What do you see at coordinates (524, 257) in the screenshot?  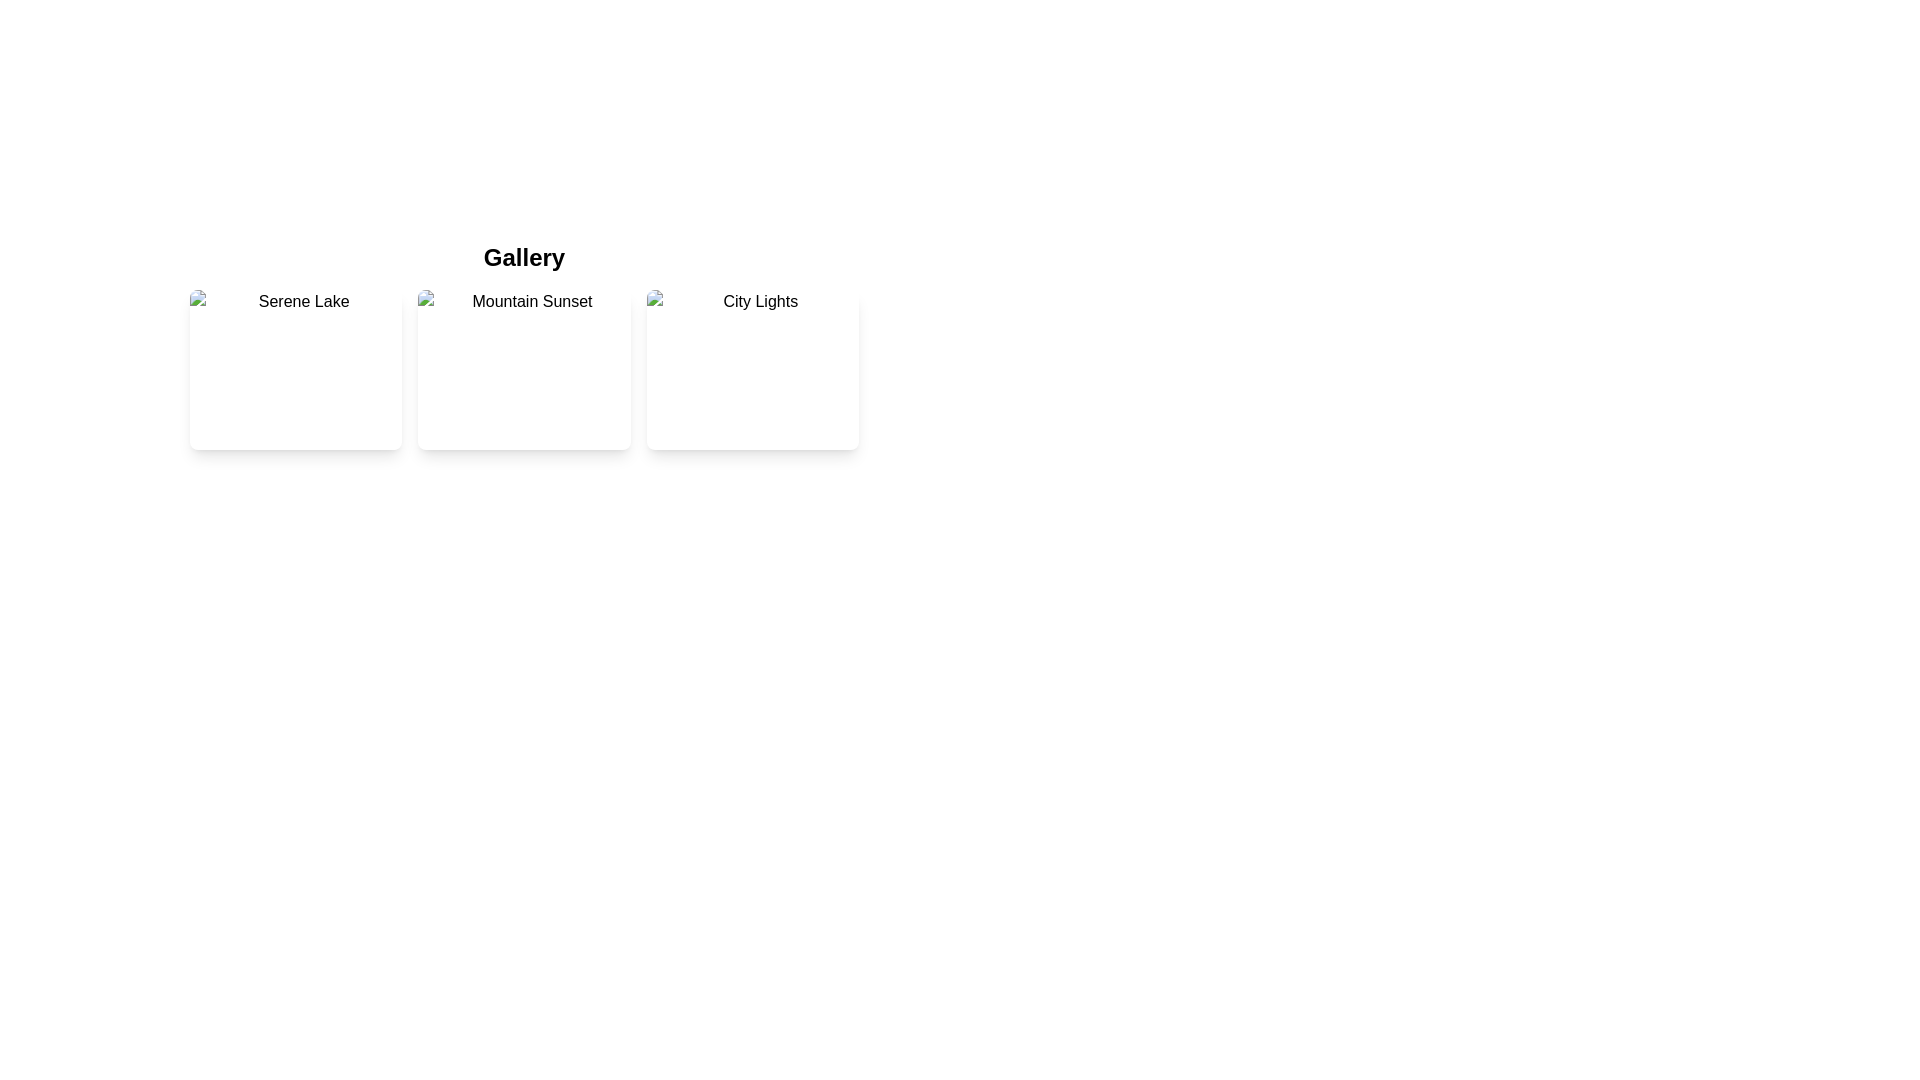 I see `header text 'Gallery' which is a bold, large font located at the top of the section, centered horizontally above the thumbnail cards` at bounding box center [524, 257].